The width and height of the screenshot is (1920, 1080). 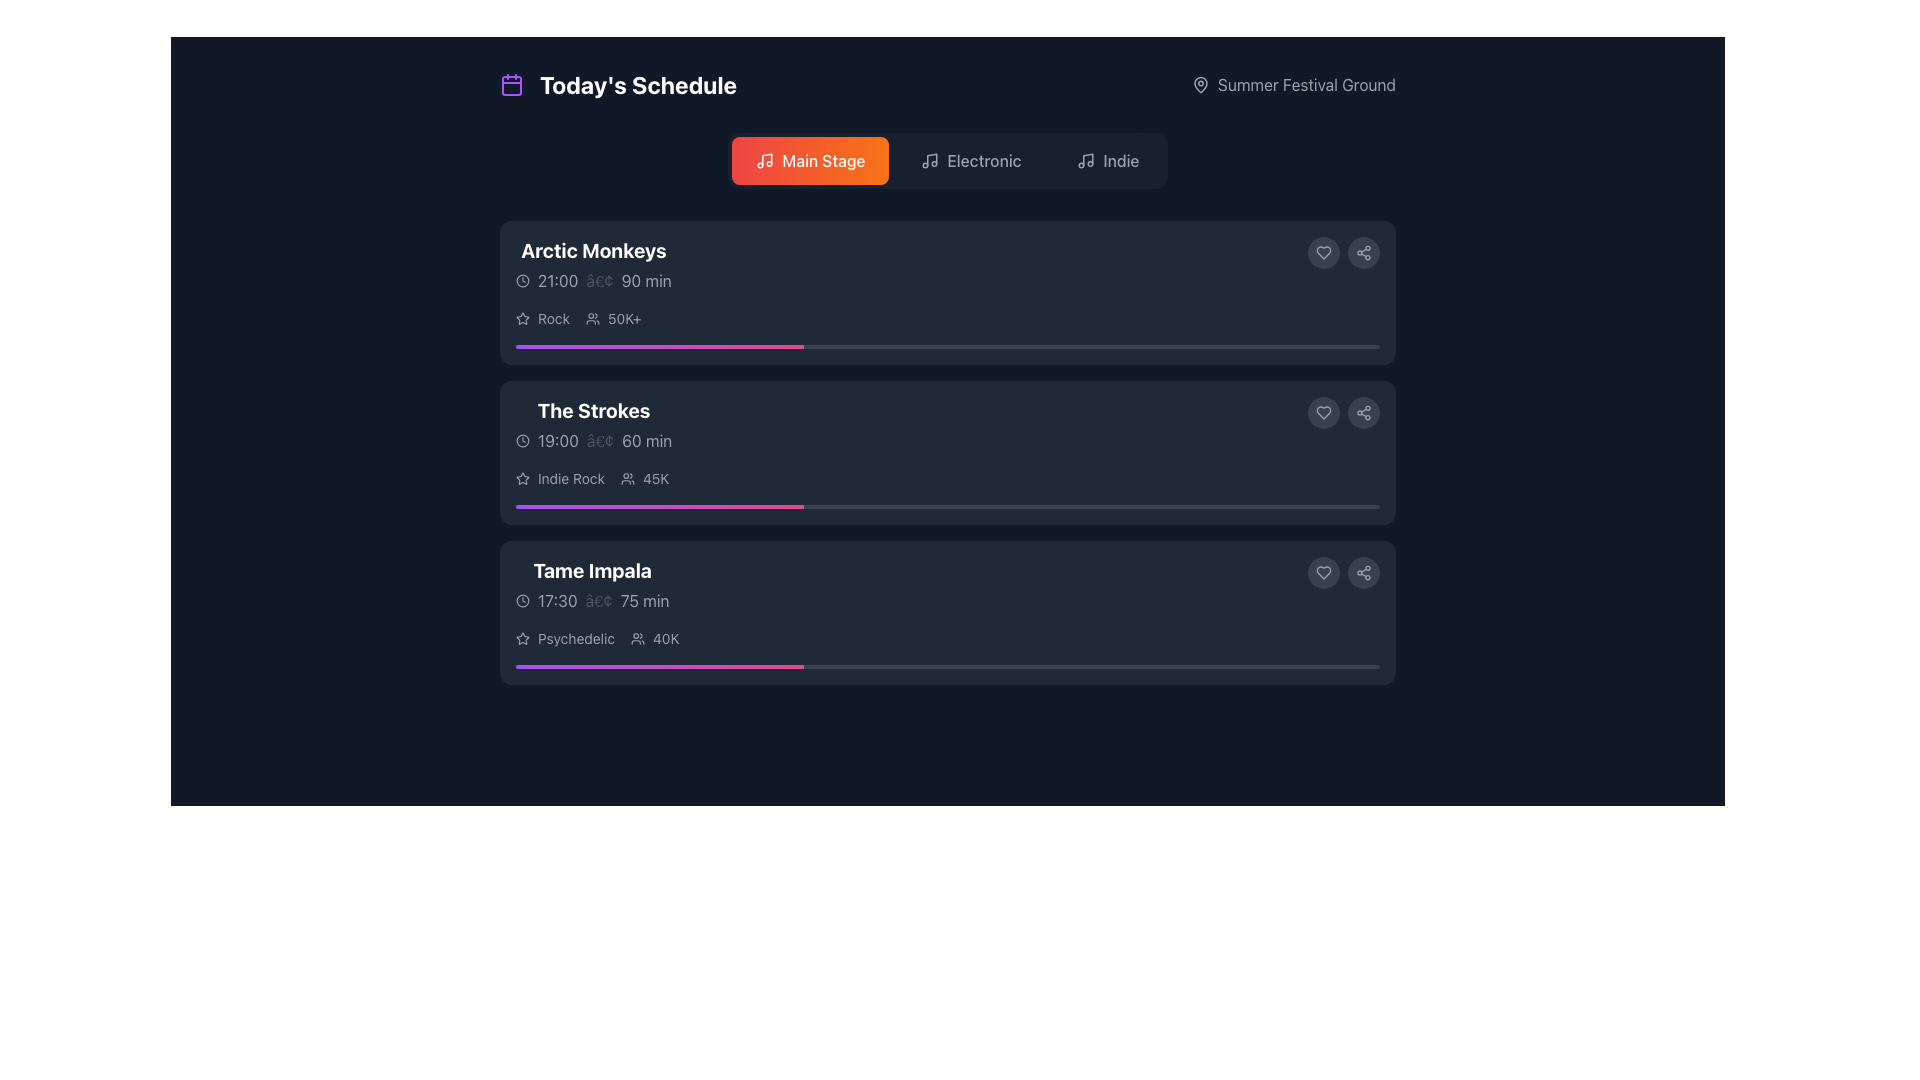 What do you see at coordinates (947, 346) in the screenshot?
I see `the progress bar located at the bottom edge of the 'Arctic Monkeys' event card, which visually represents the completion status` at bounding box center [947, 346].